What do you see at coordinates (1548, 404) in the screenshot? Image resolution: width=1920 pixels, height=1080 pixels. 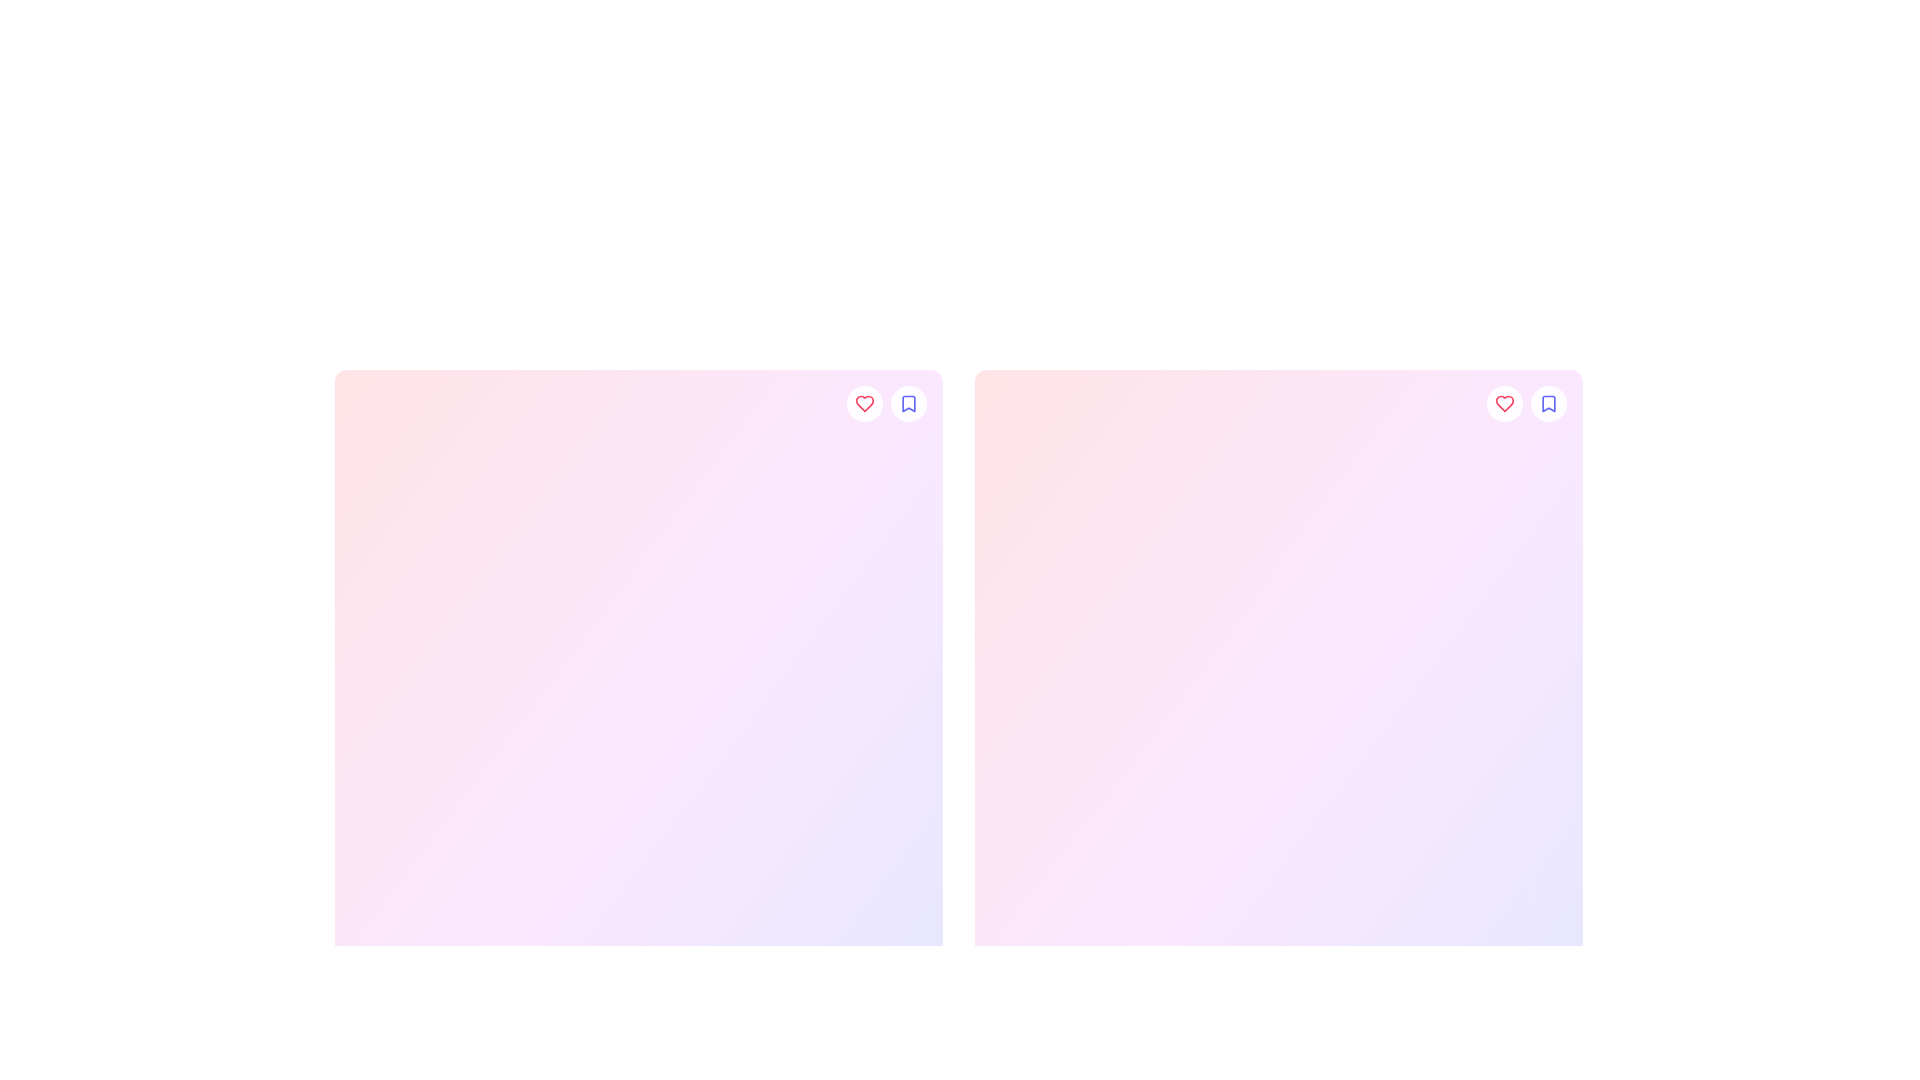 I see `the bookmarking button located at the top-right corner of the interface, which is the second button following a heart-shaped icon` at bounding box center [1548, 404].